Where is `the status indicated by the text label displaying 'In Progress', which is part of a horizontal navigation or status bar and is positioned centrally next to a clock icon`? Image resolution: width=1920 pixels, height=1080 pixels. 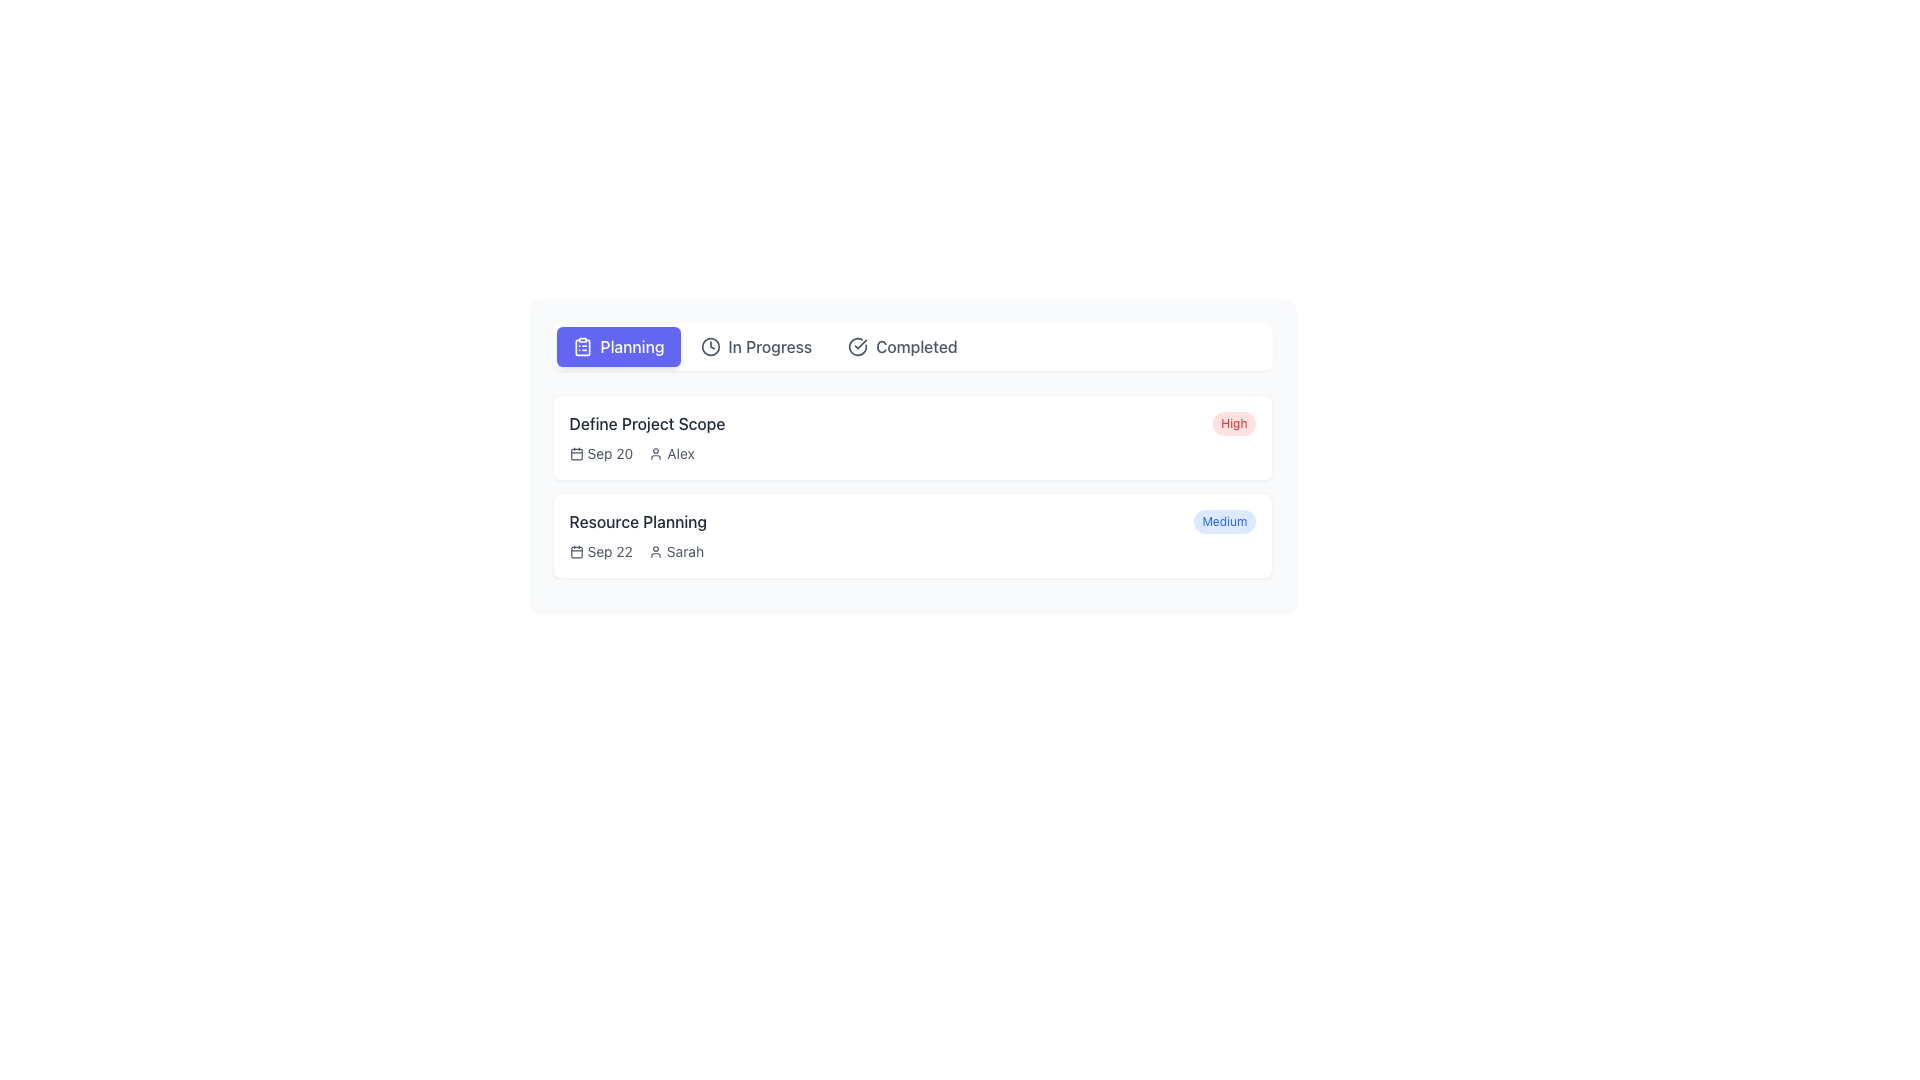
the status indicated by the text label displaying 'In Progress', which is part of a horizontal navigation or status bar and is positioned centrally next to a clock icon is located at coordinates (769, 346).